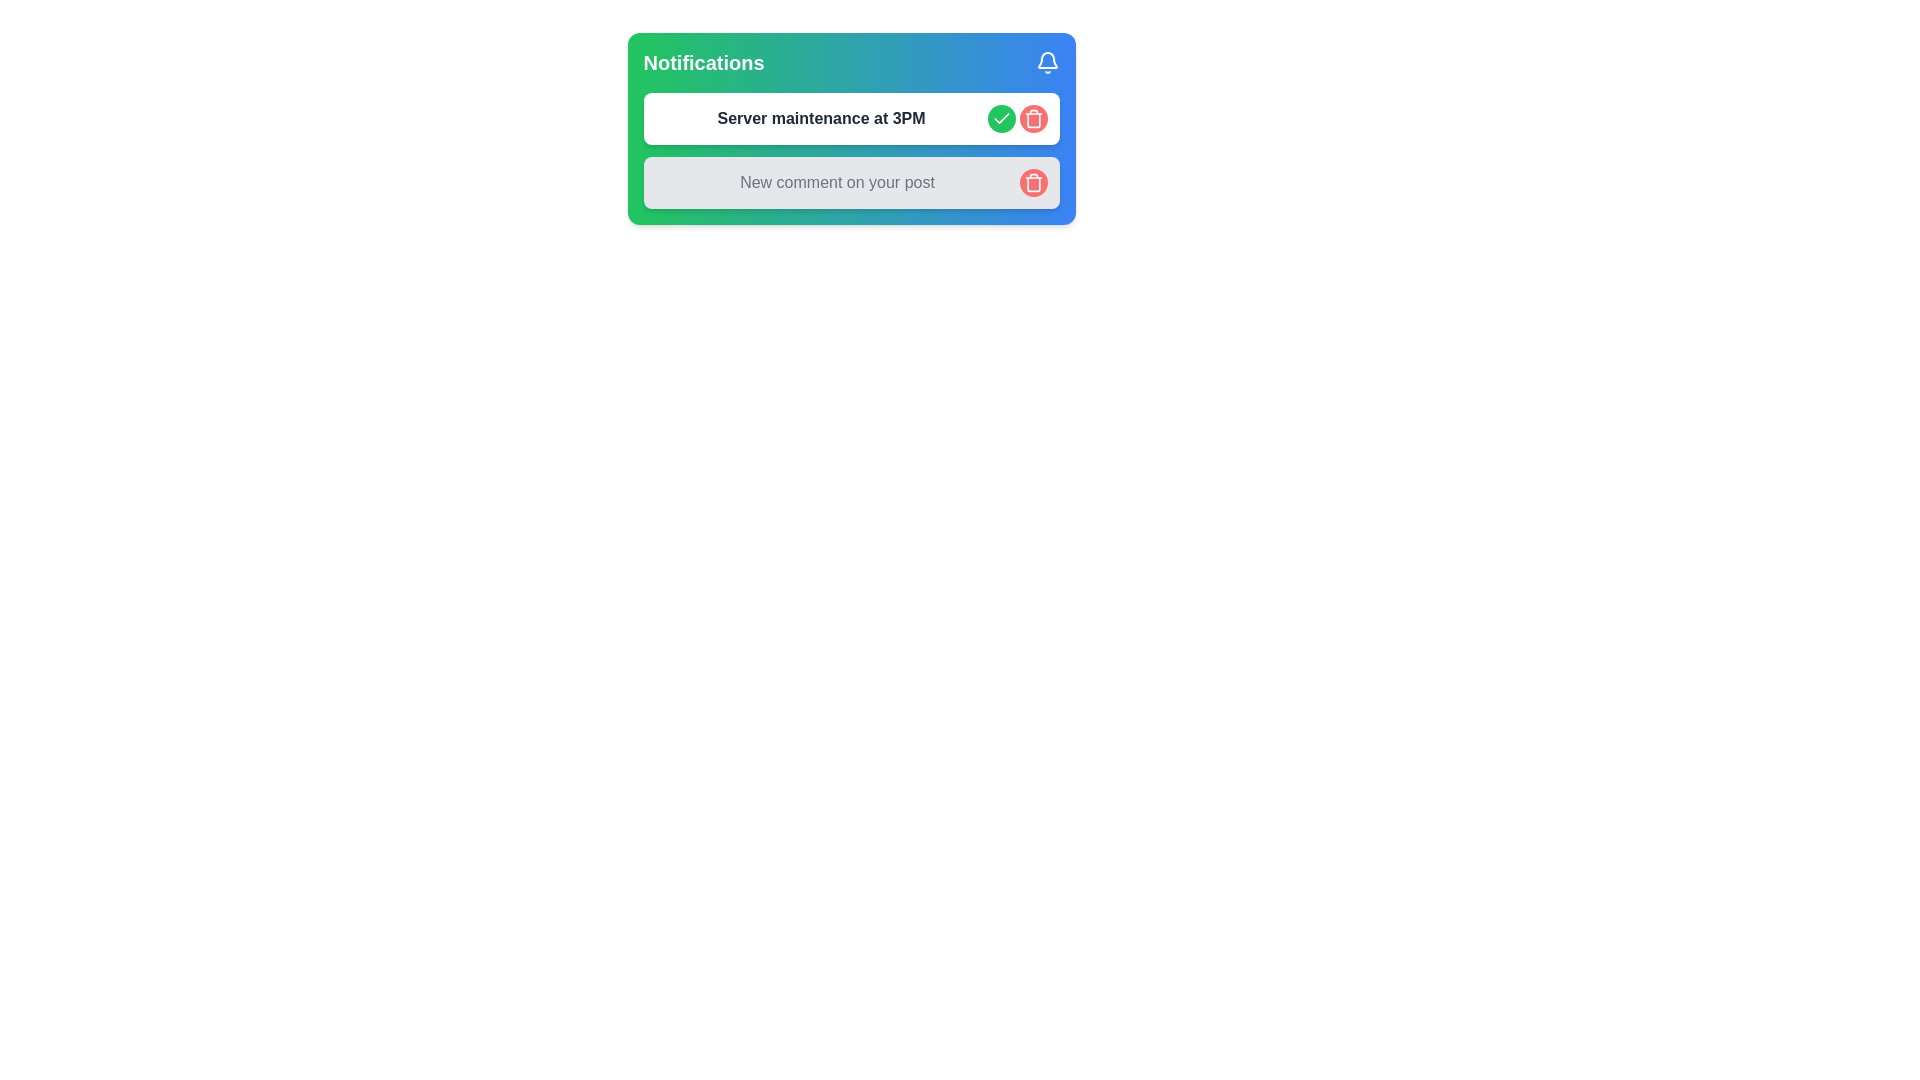 The image size is (1920, 1080). What do you see at coordinates (1017, 119) in the screenshot?
I see `the red action button in the notification card labeled 'Server maintenance at 3PM'` at bounding box center [1017, 119].